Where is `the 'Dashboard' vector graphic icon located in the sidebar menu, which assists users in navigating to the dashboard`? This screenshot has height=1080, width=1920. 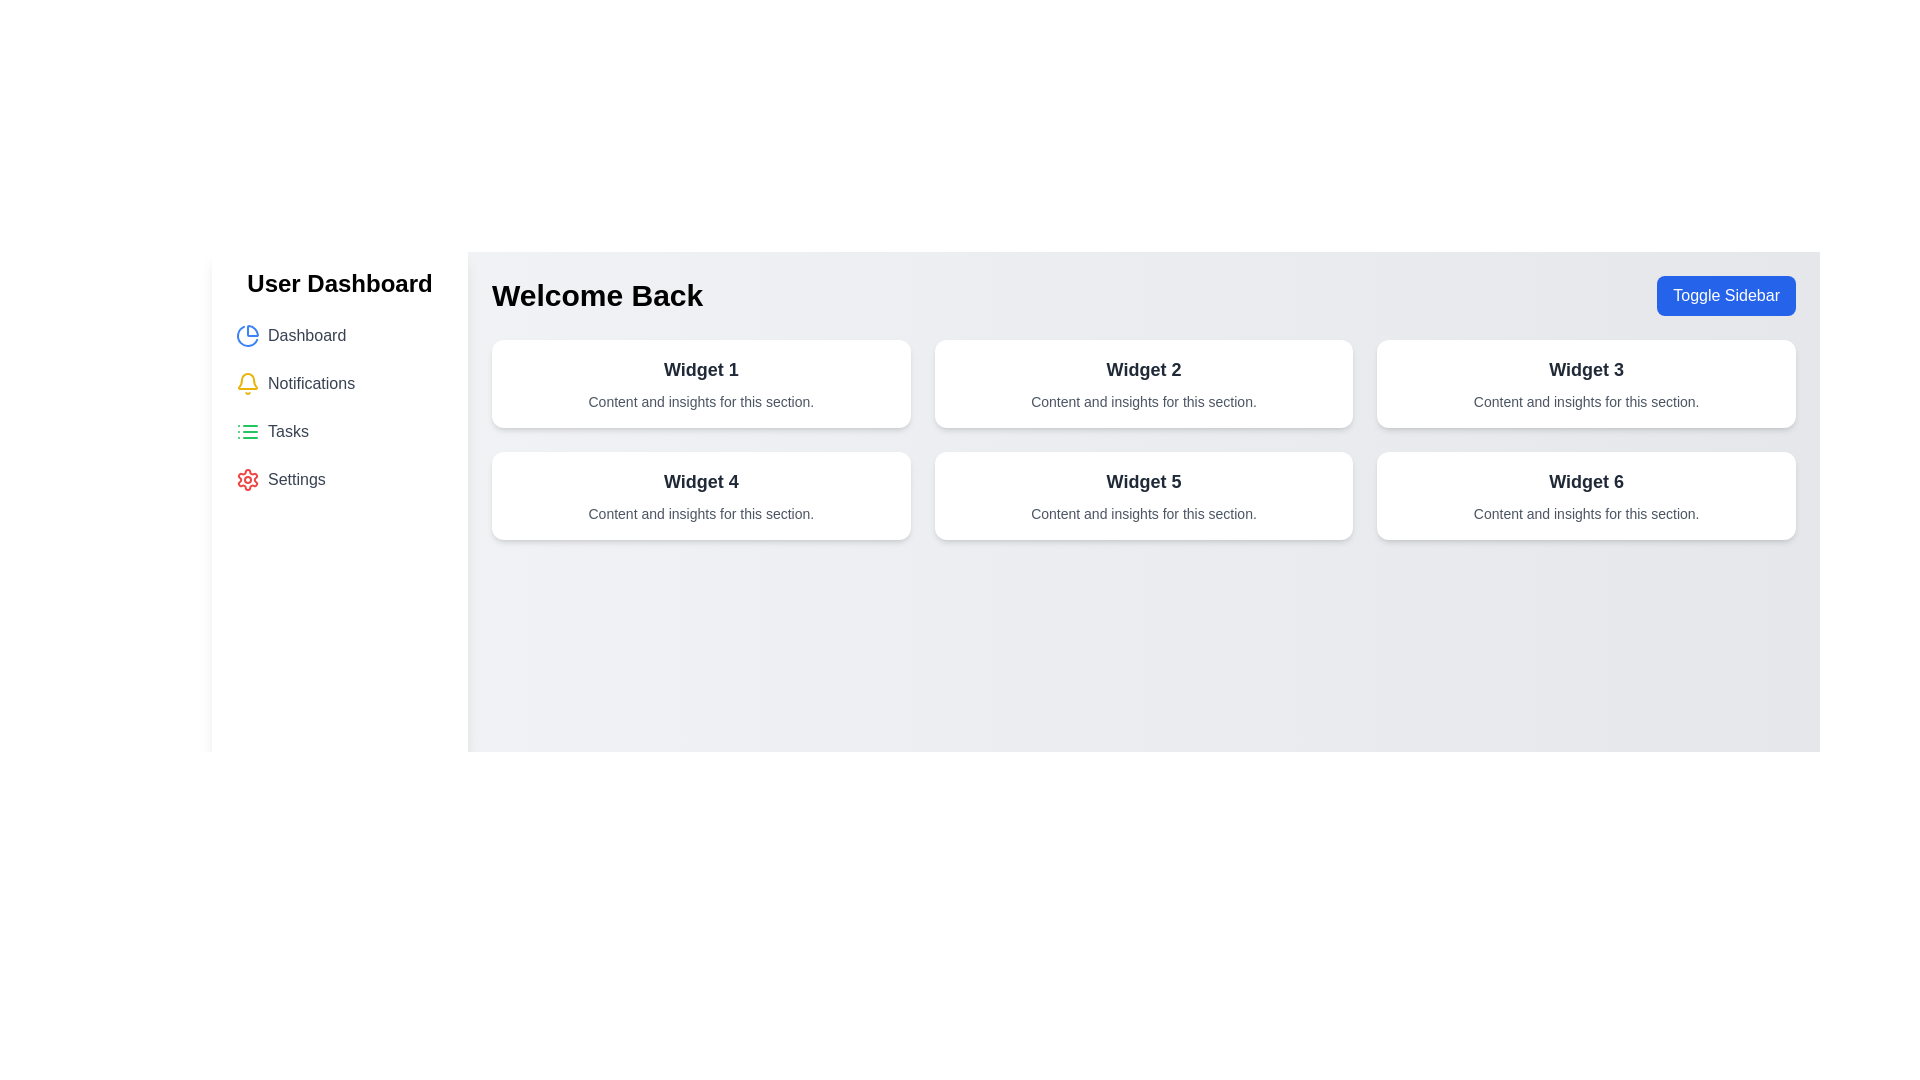 the 'Dashboard' vector graphic icon located in the sidebar menu, which assists users in navigating to the dashboard is located at coordinates (246, 335).